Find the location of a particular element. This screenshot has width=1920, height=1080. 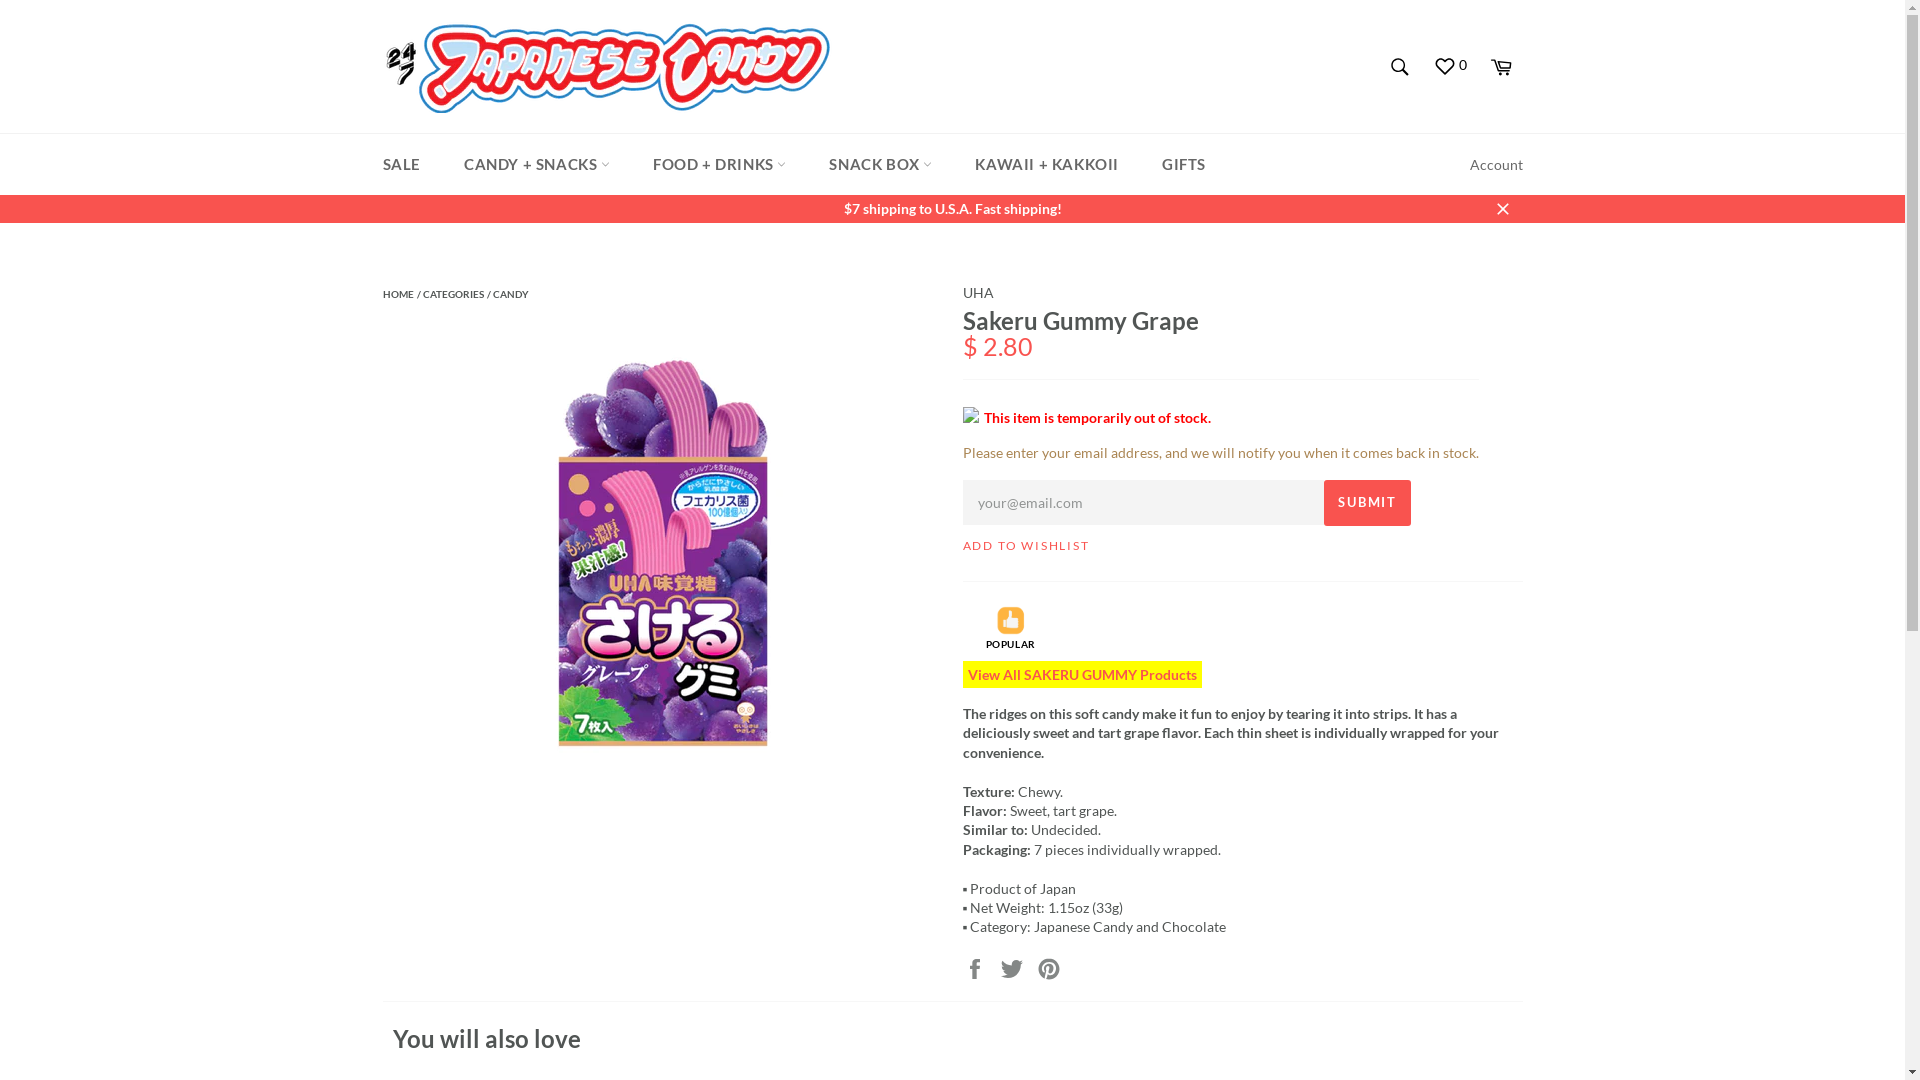

'0' is located at coordinates (1450, 65).